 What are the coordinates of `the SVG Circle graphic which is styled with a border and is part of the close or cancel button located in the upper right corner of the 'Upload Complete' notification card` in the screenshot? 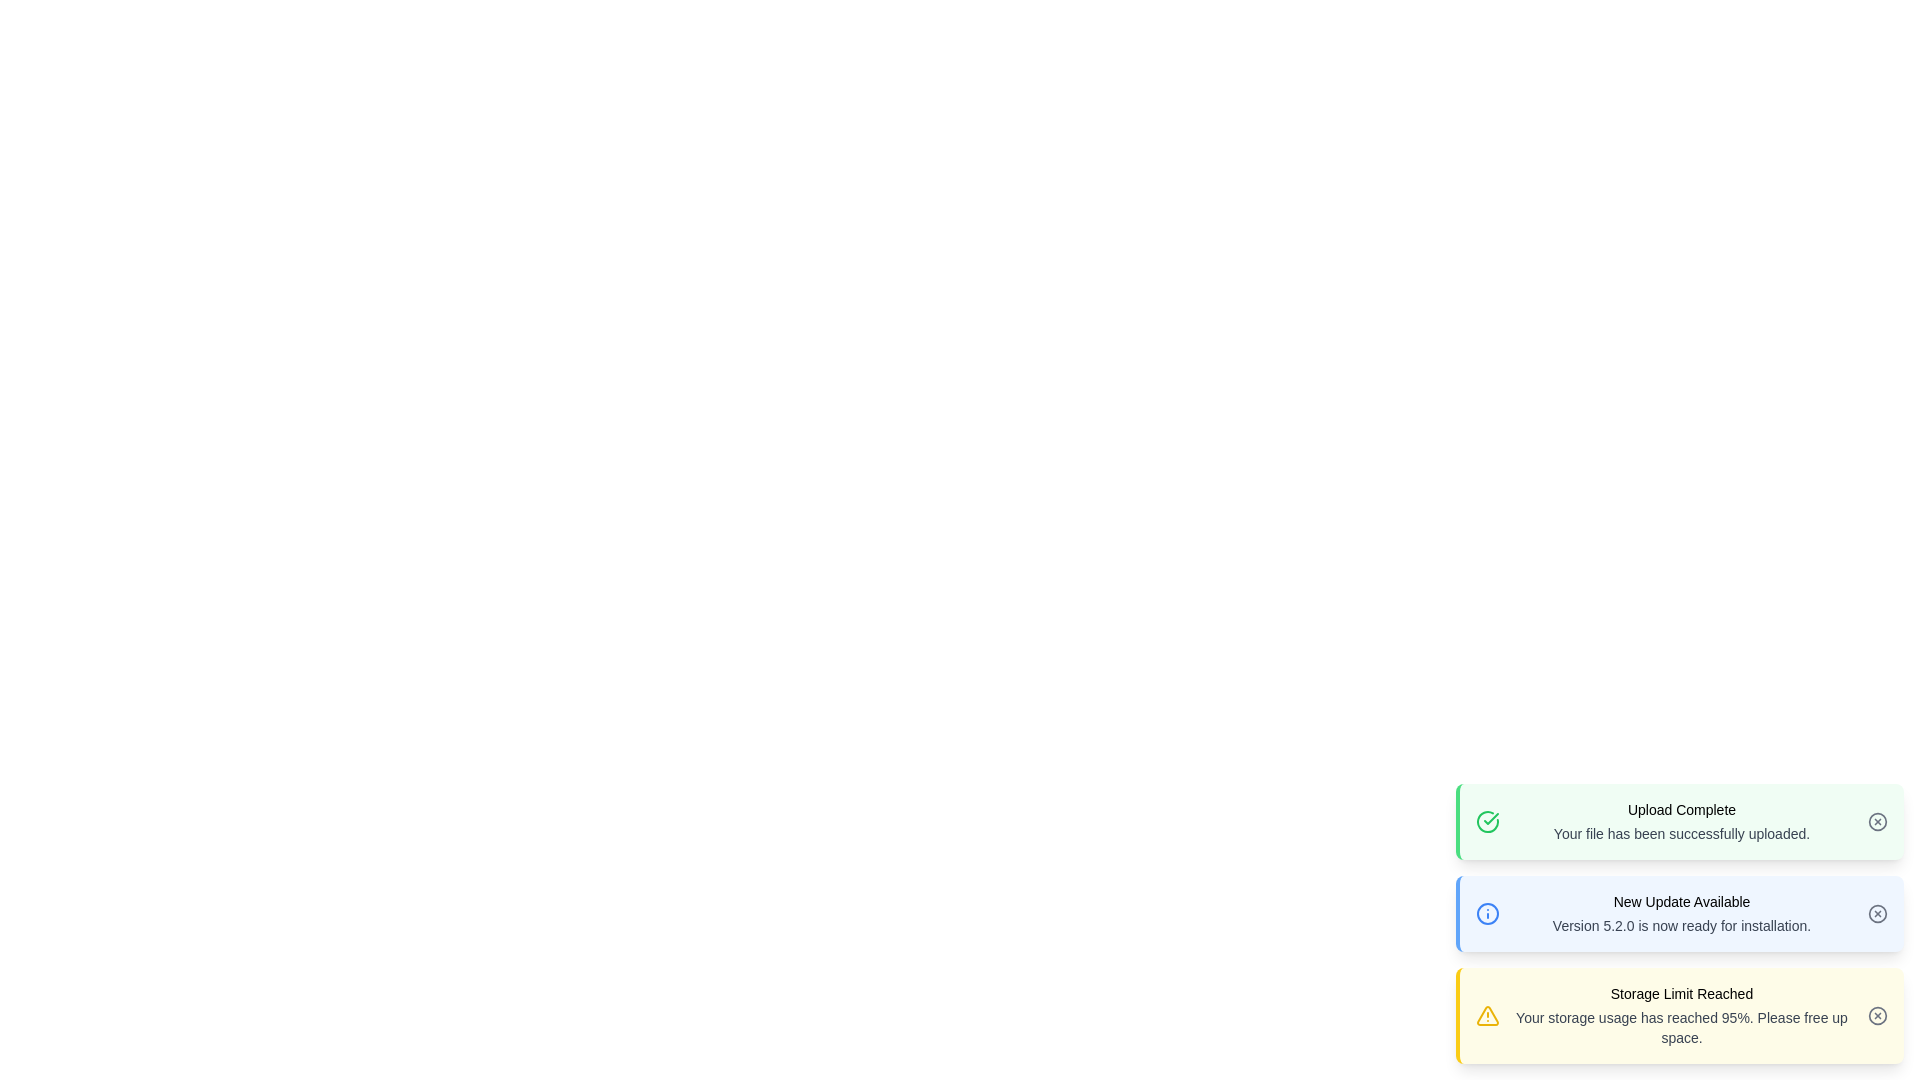 It's located at (1876, 821).